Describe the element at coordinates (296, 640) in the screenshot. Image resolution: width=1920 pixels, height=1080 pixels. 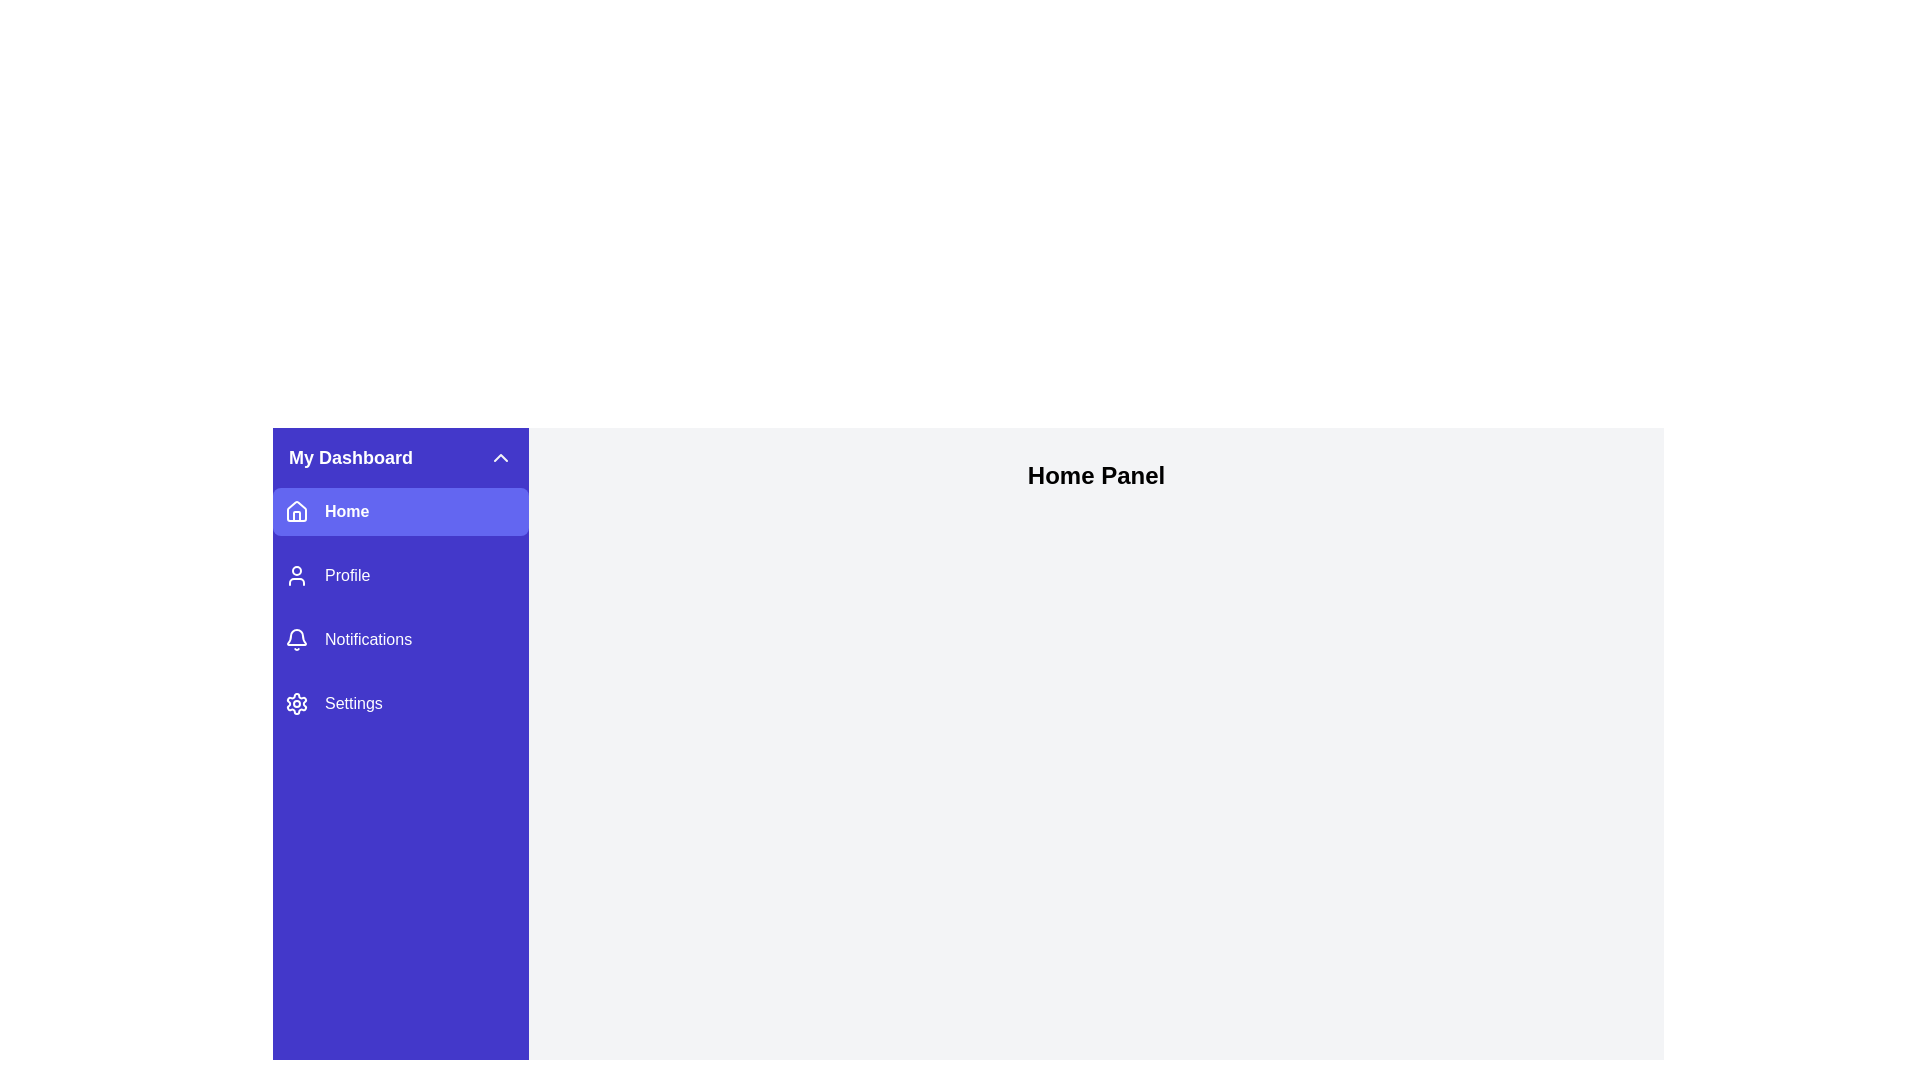
I see `the 'Notifications' icon in the vertical navigation sidebar, which is located between the 'Profile' item above and the 'Settings' item below` at that location.